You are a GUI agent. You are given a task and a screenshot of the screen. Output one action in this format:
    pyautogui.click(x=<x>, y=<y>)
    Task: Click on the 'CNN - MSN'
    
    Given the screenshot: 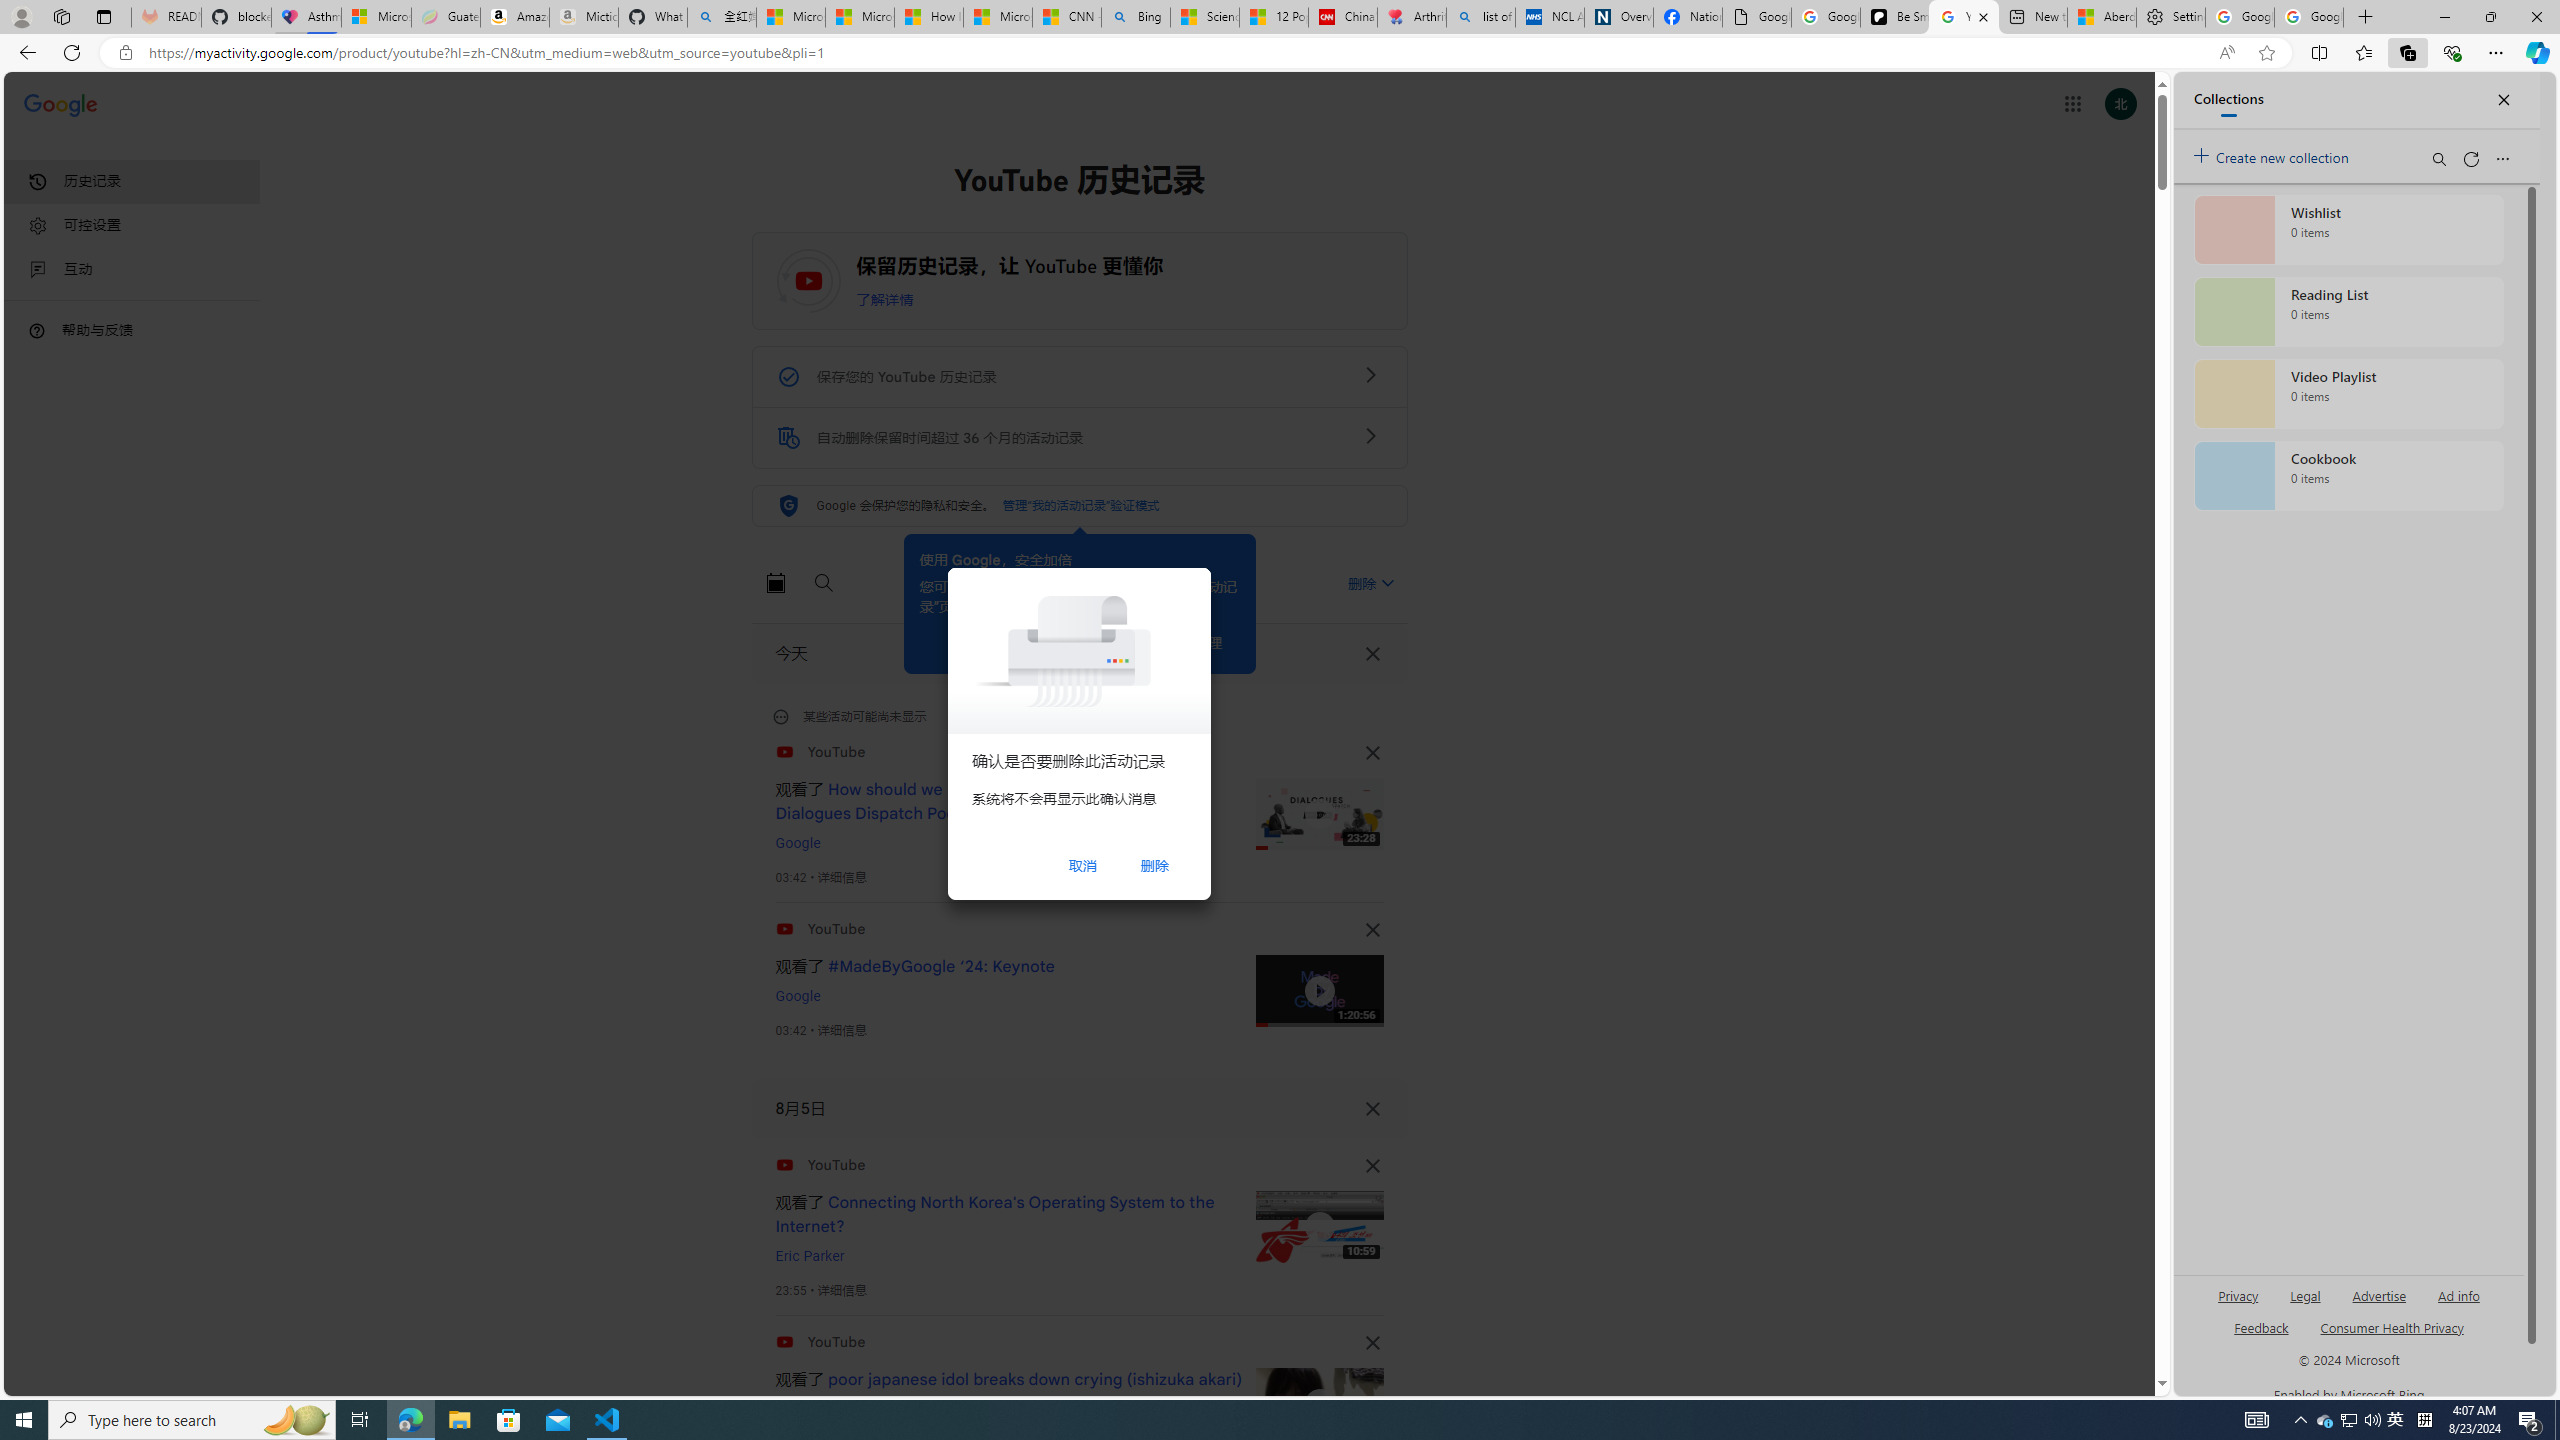 What is the action you would take?
    pyautogui.click(x=1067, y=16)
    